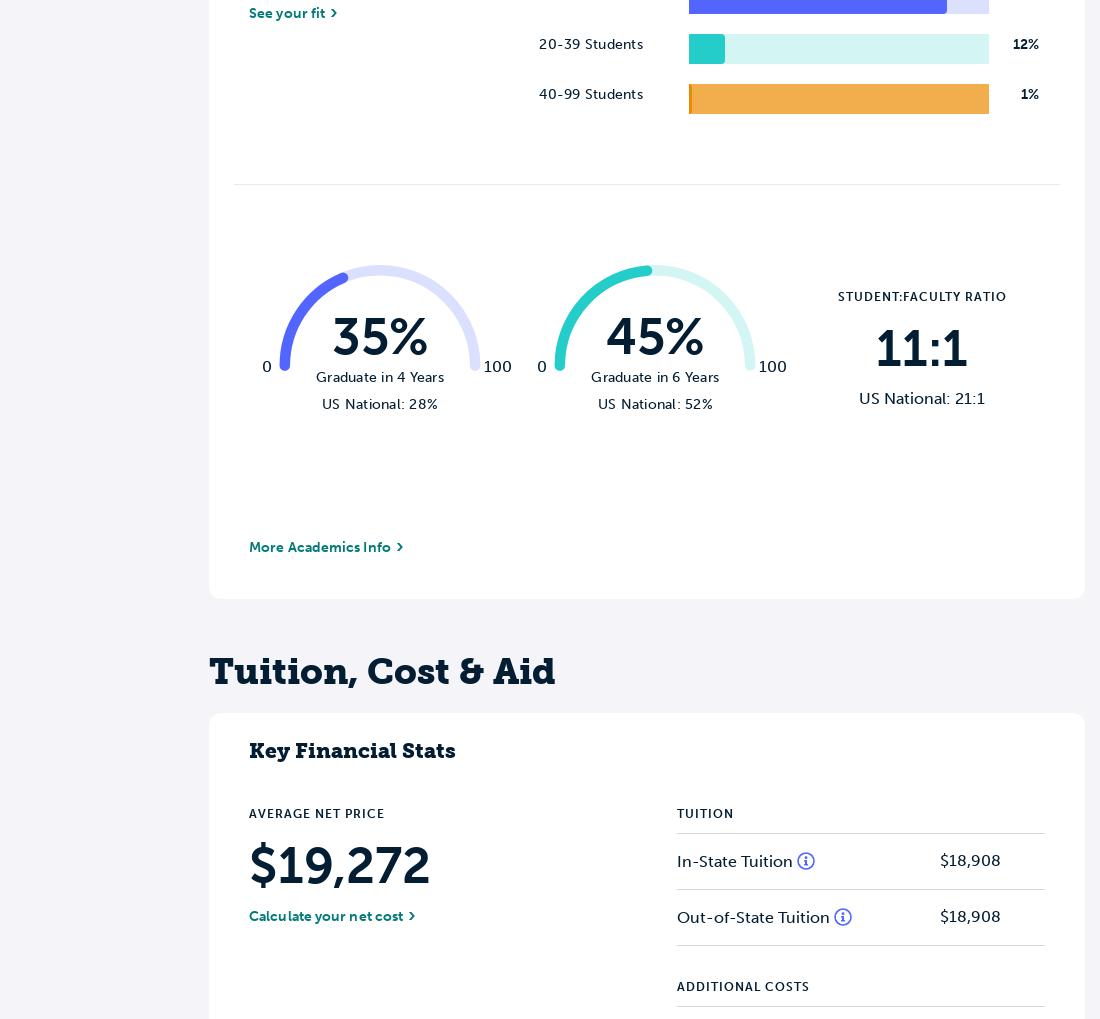 The height and width of the screenshot is (1019, 1100). Describe the element at coordinates (379, 336) in the screenshot. I see `'35%'` at that location.